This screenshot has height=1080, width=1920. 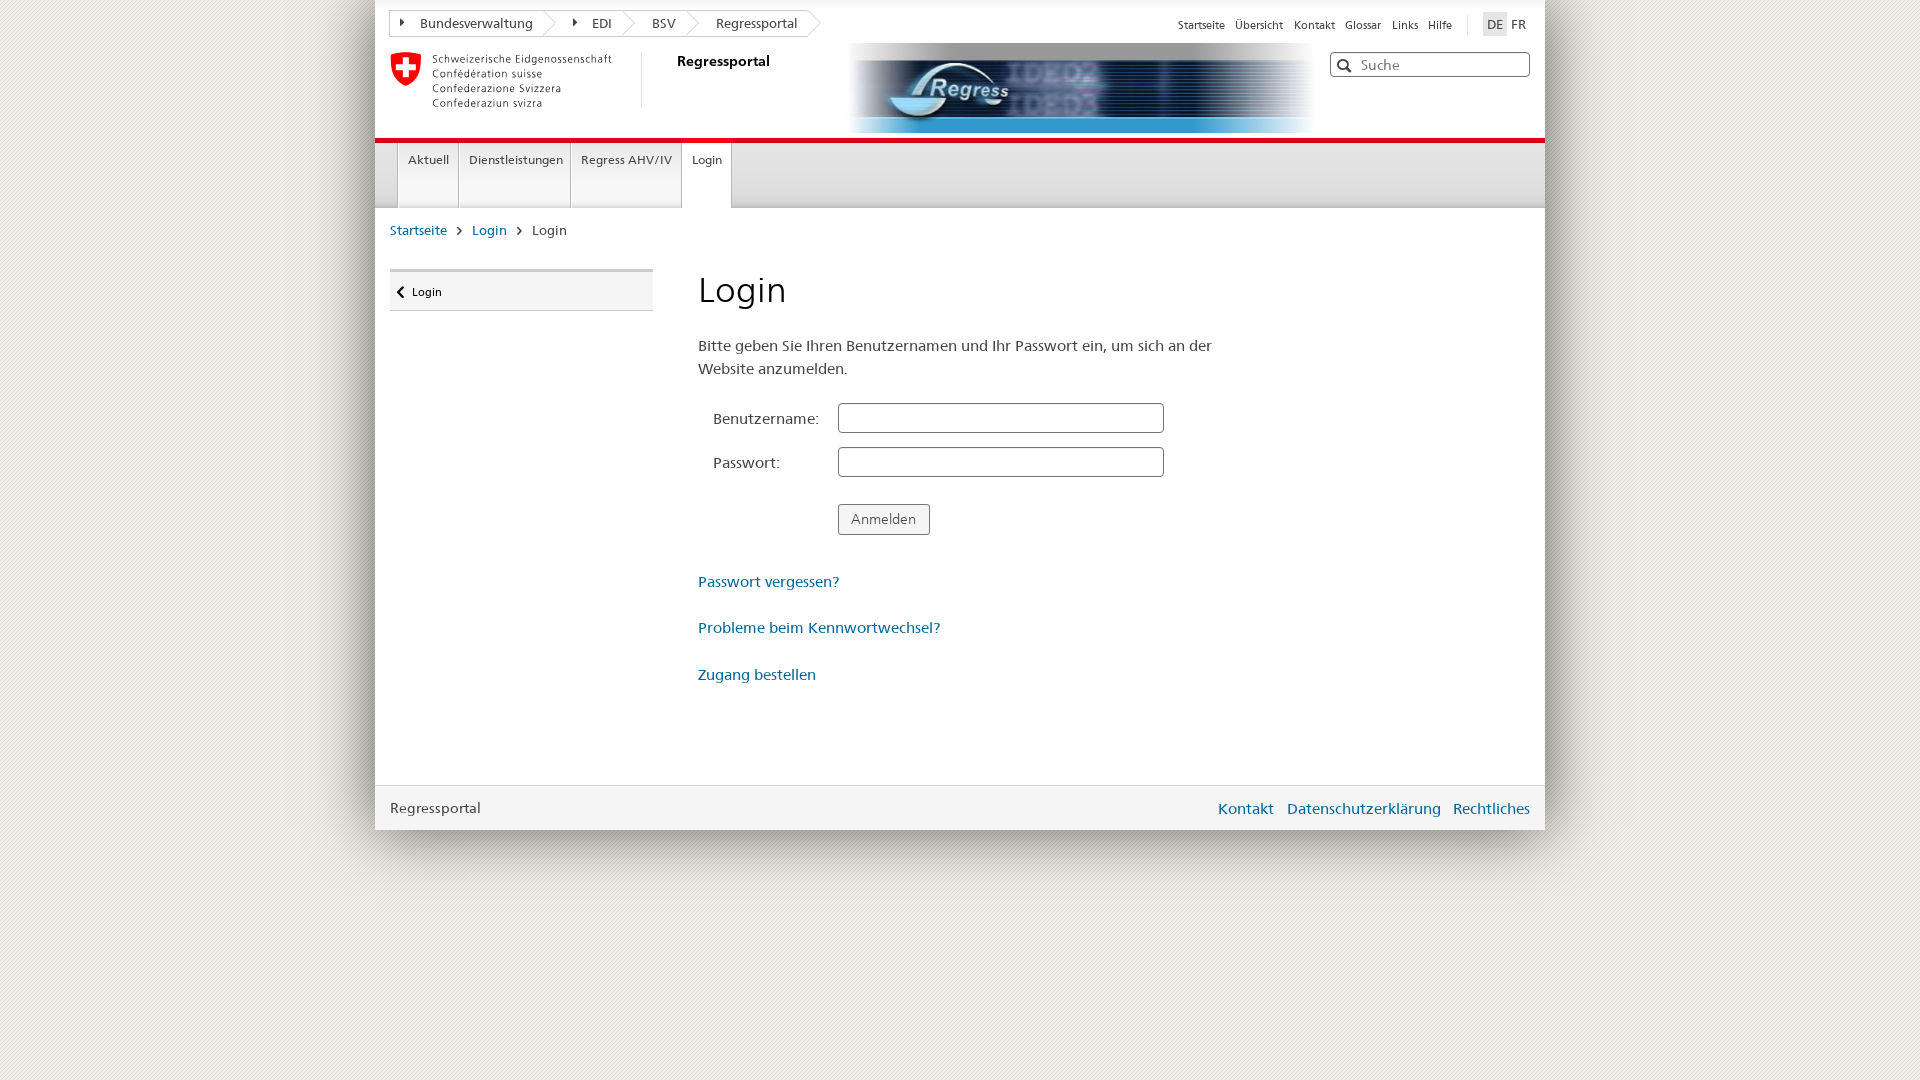 What do you see at coordinates (1427, 24) in the screenshot?
I see `'Hilfe'` at bounding box center [1427, 24].